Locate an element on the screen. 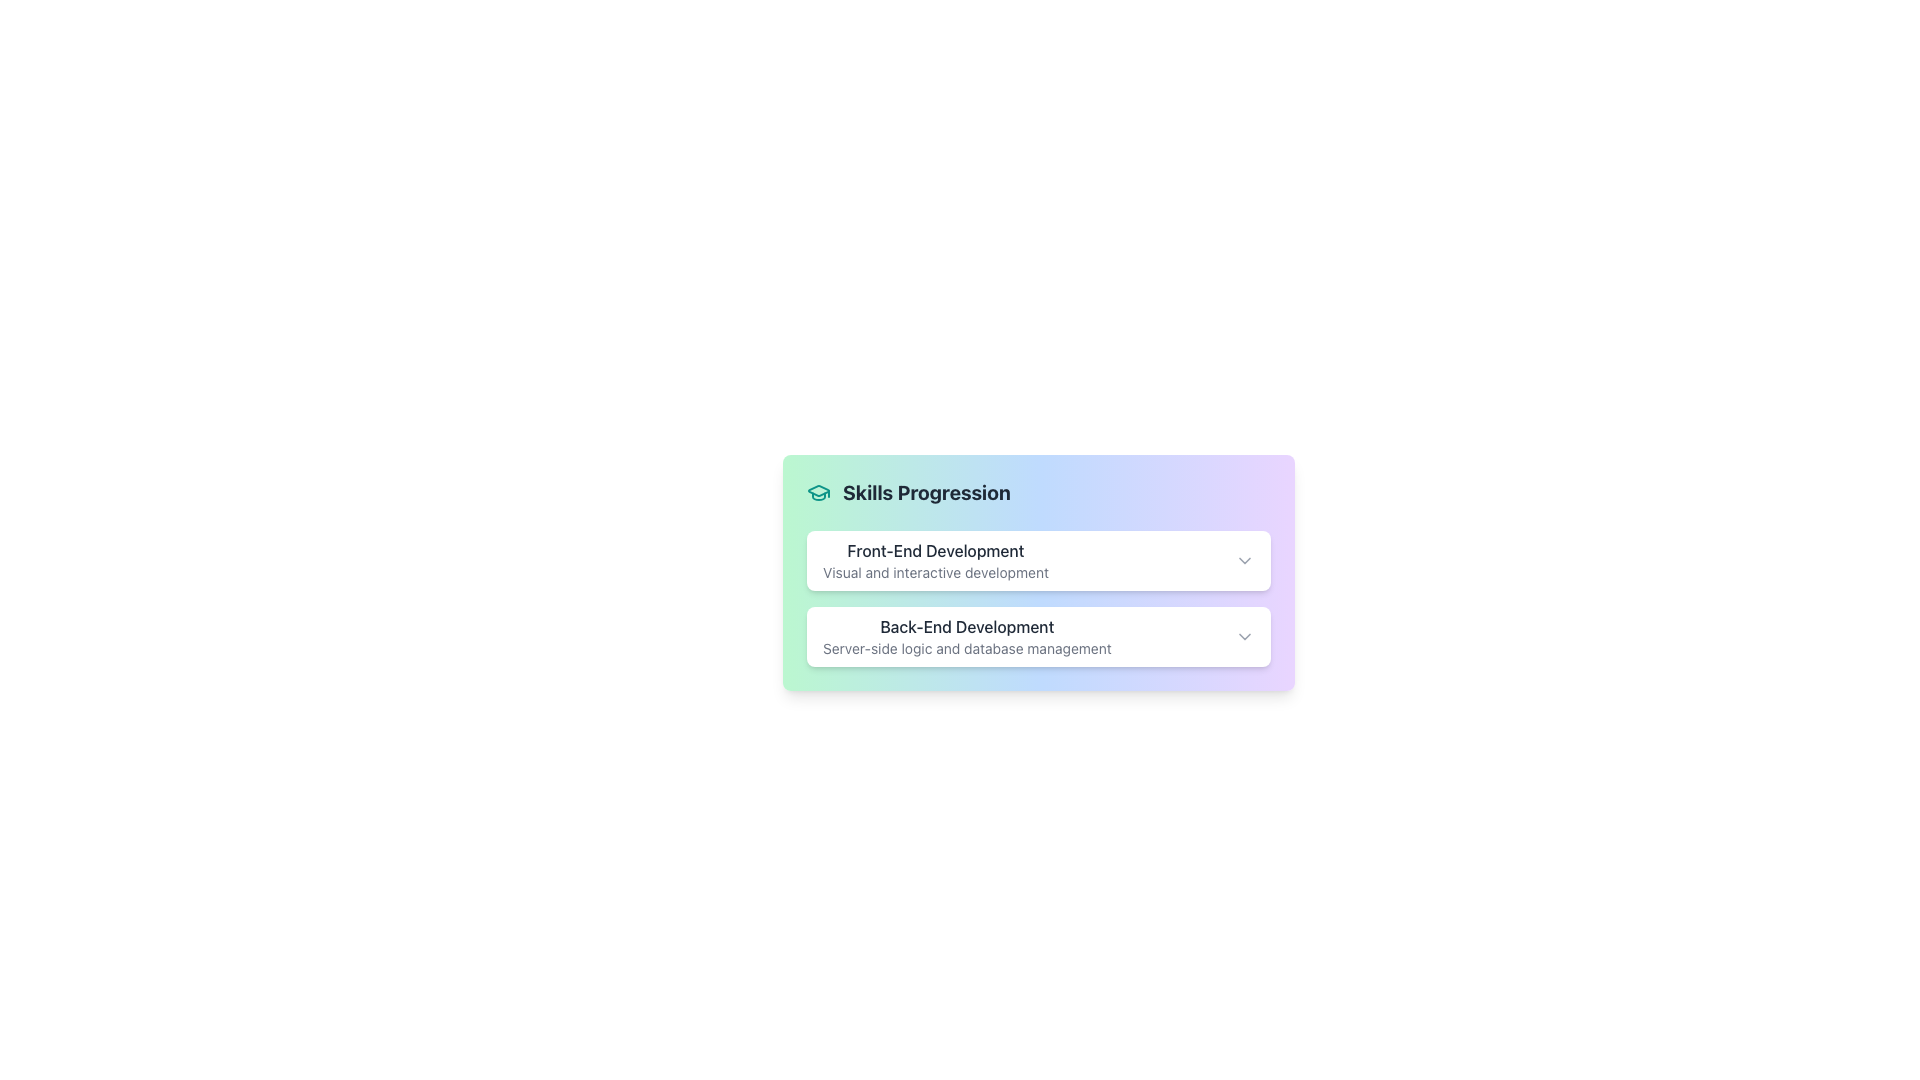 This screenshot has width=1920, height=1080. the decorative icon representing skills progression, located to the left of the 'Skills Progression' text in the header area of the skills card interface is located at coordinates (819, 493).